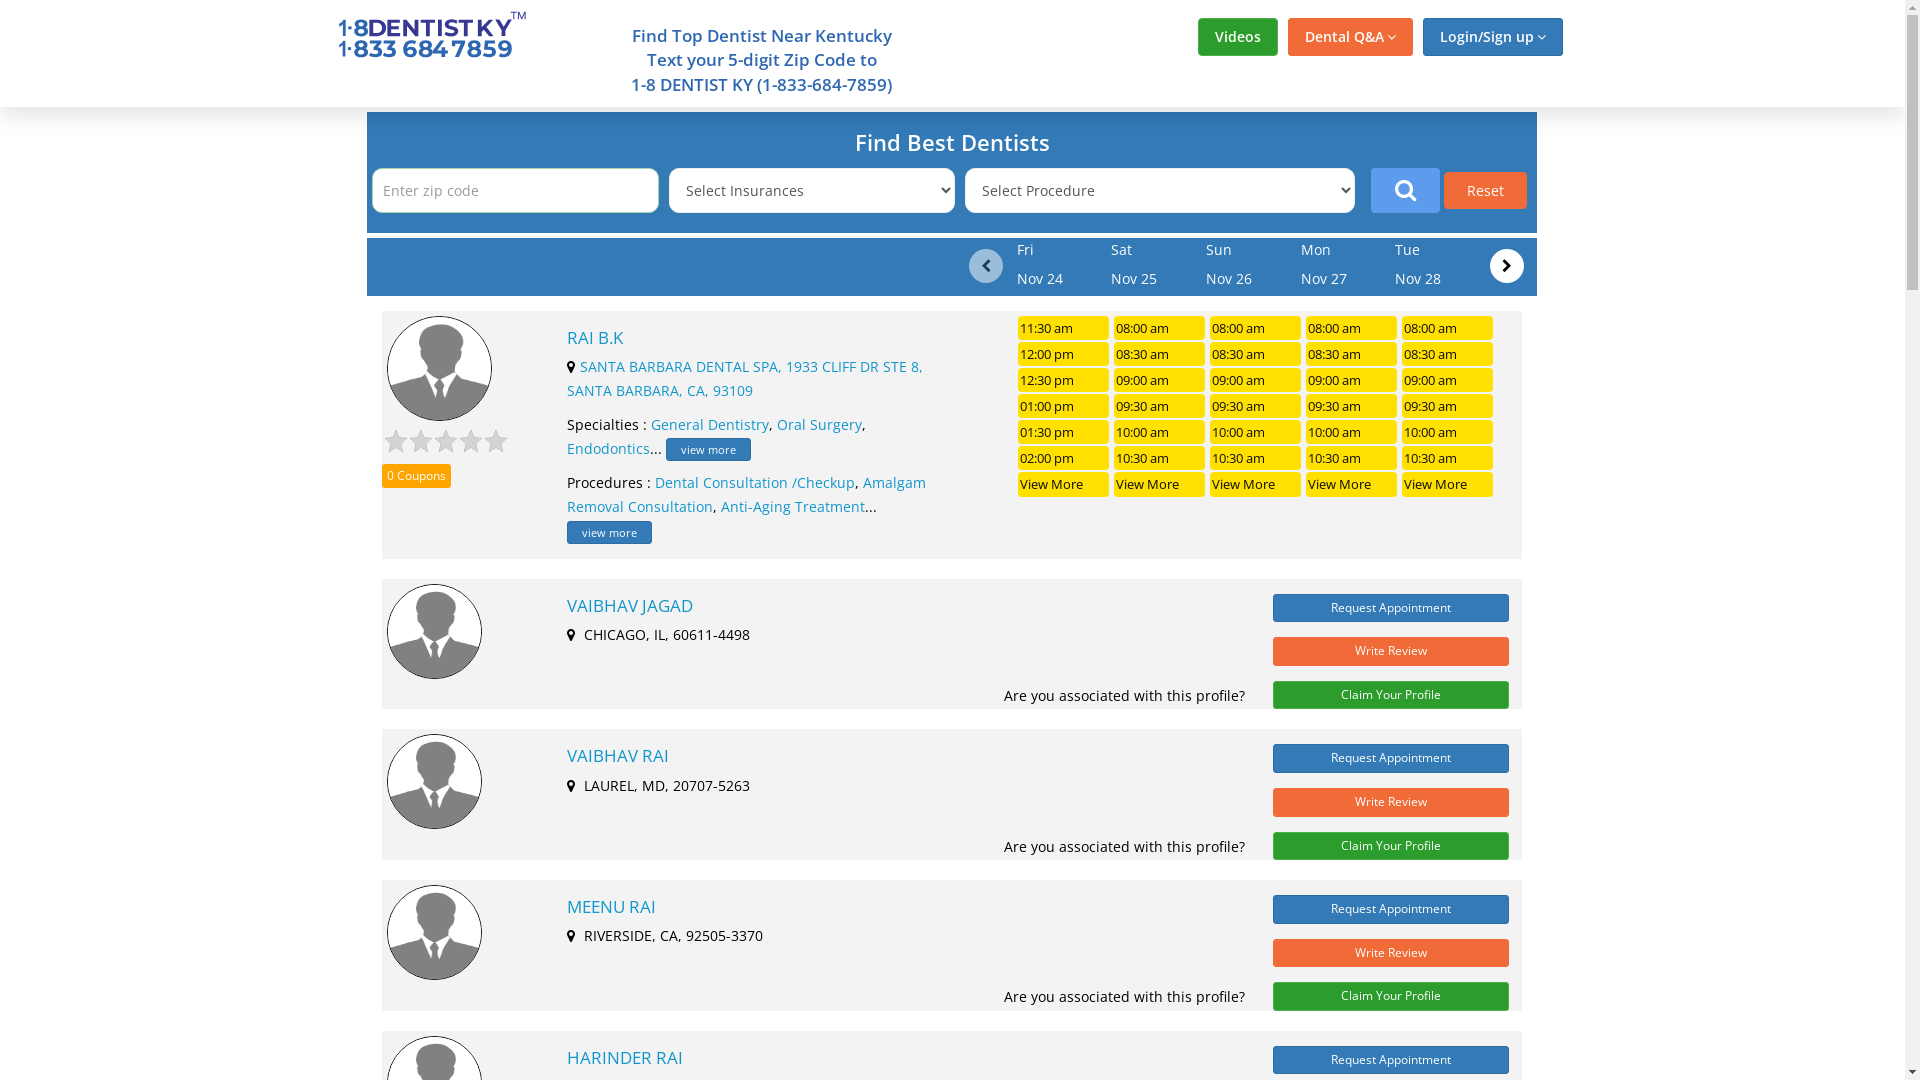 The width and height of the screenshot is (1920, 1080). Describe the element at coordinates (1062, 483) in the screenshot. I see `'View More'` at that location.